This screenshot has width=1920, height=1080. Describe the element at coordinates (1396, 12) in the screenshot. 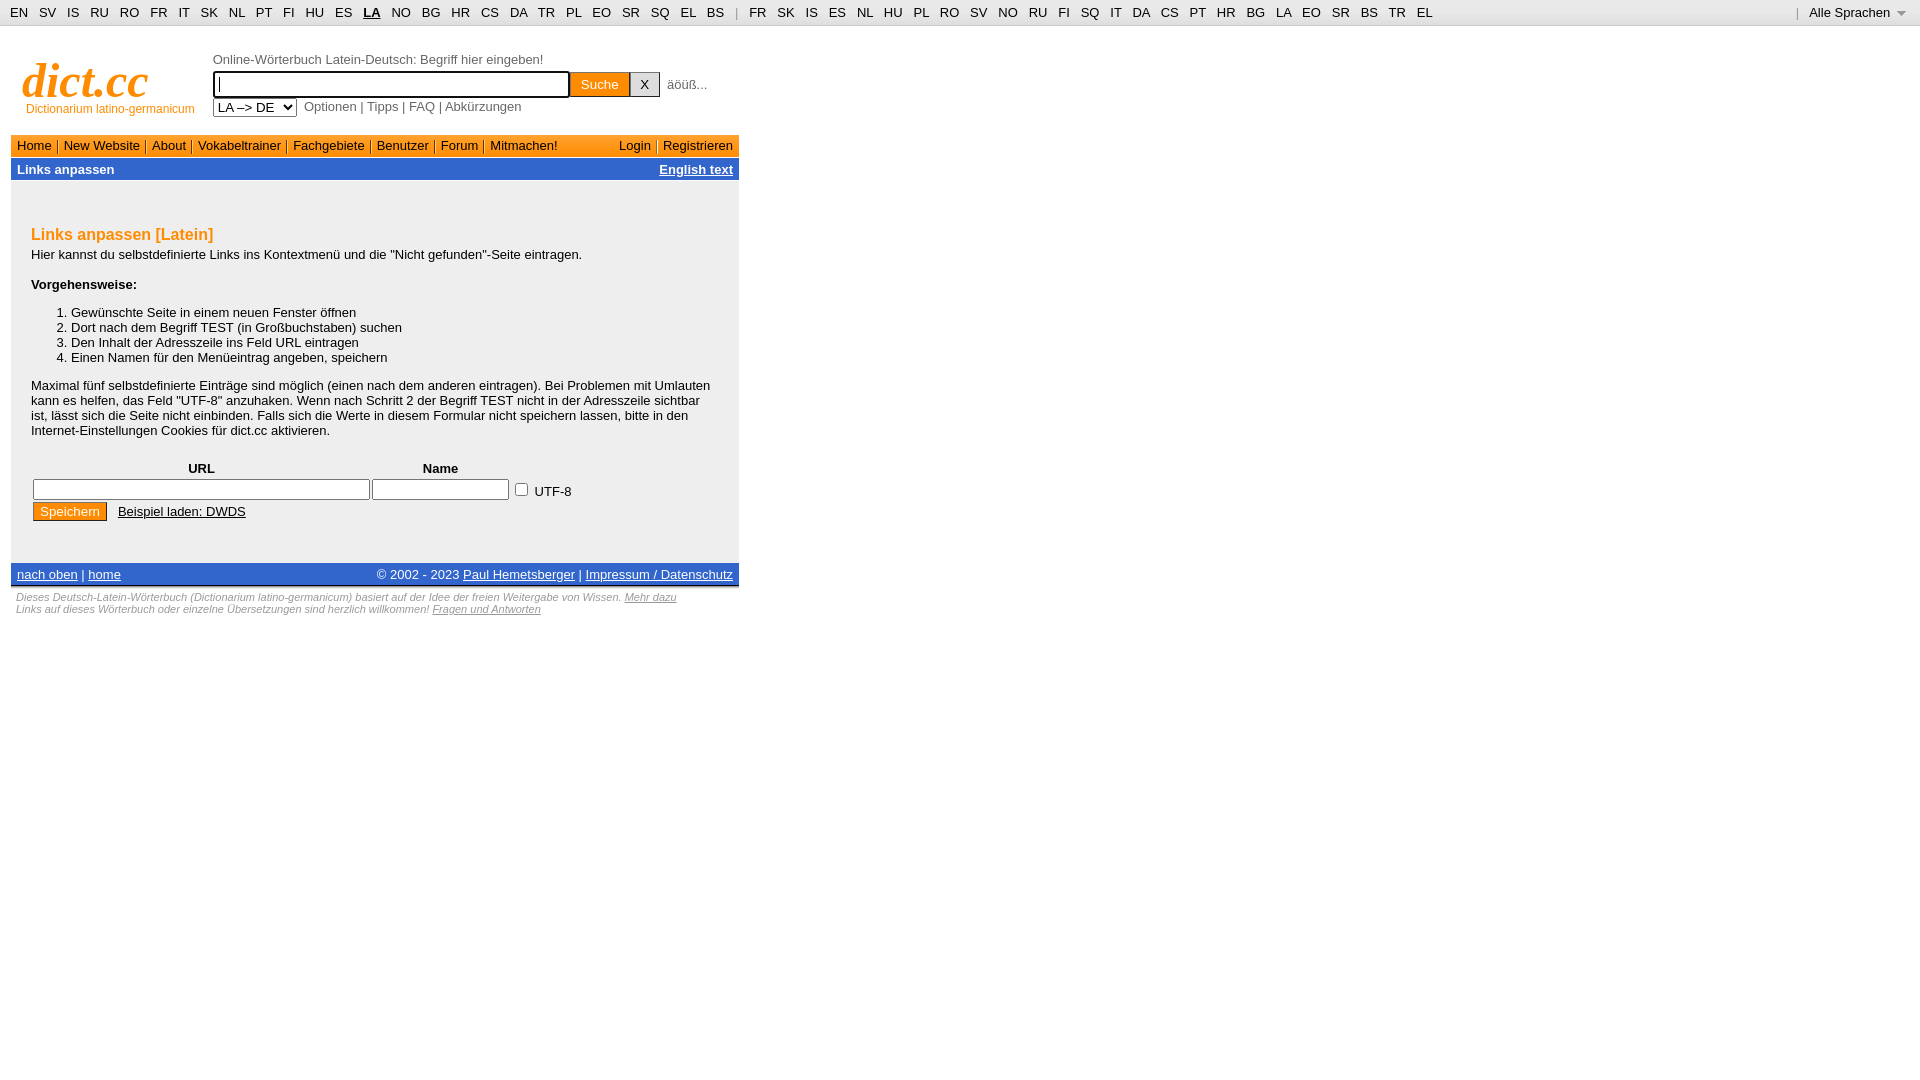

I see `'TR'` at that location.